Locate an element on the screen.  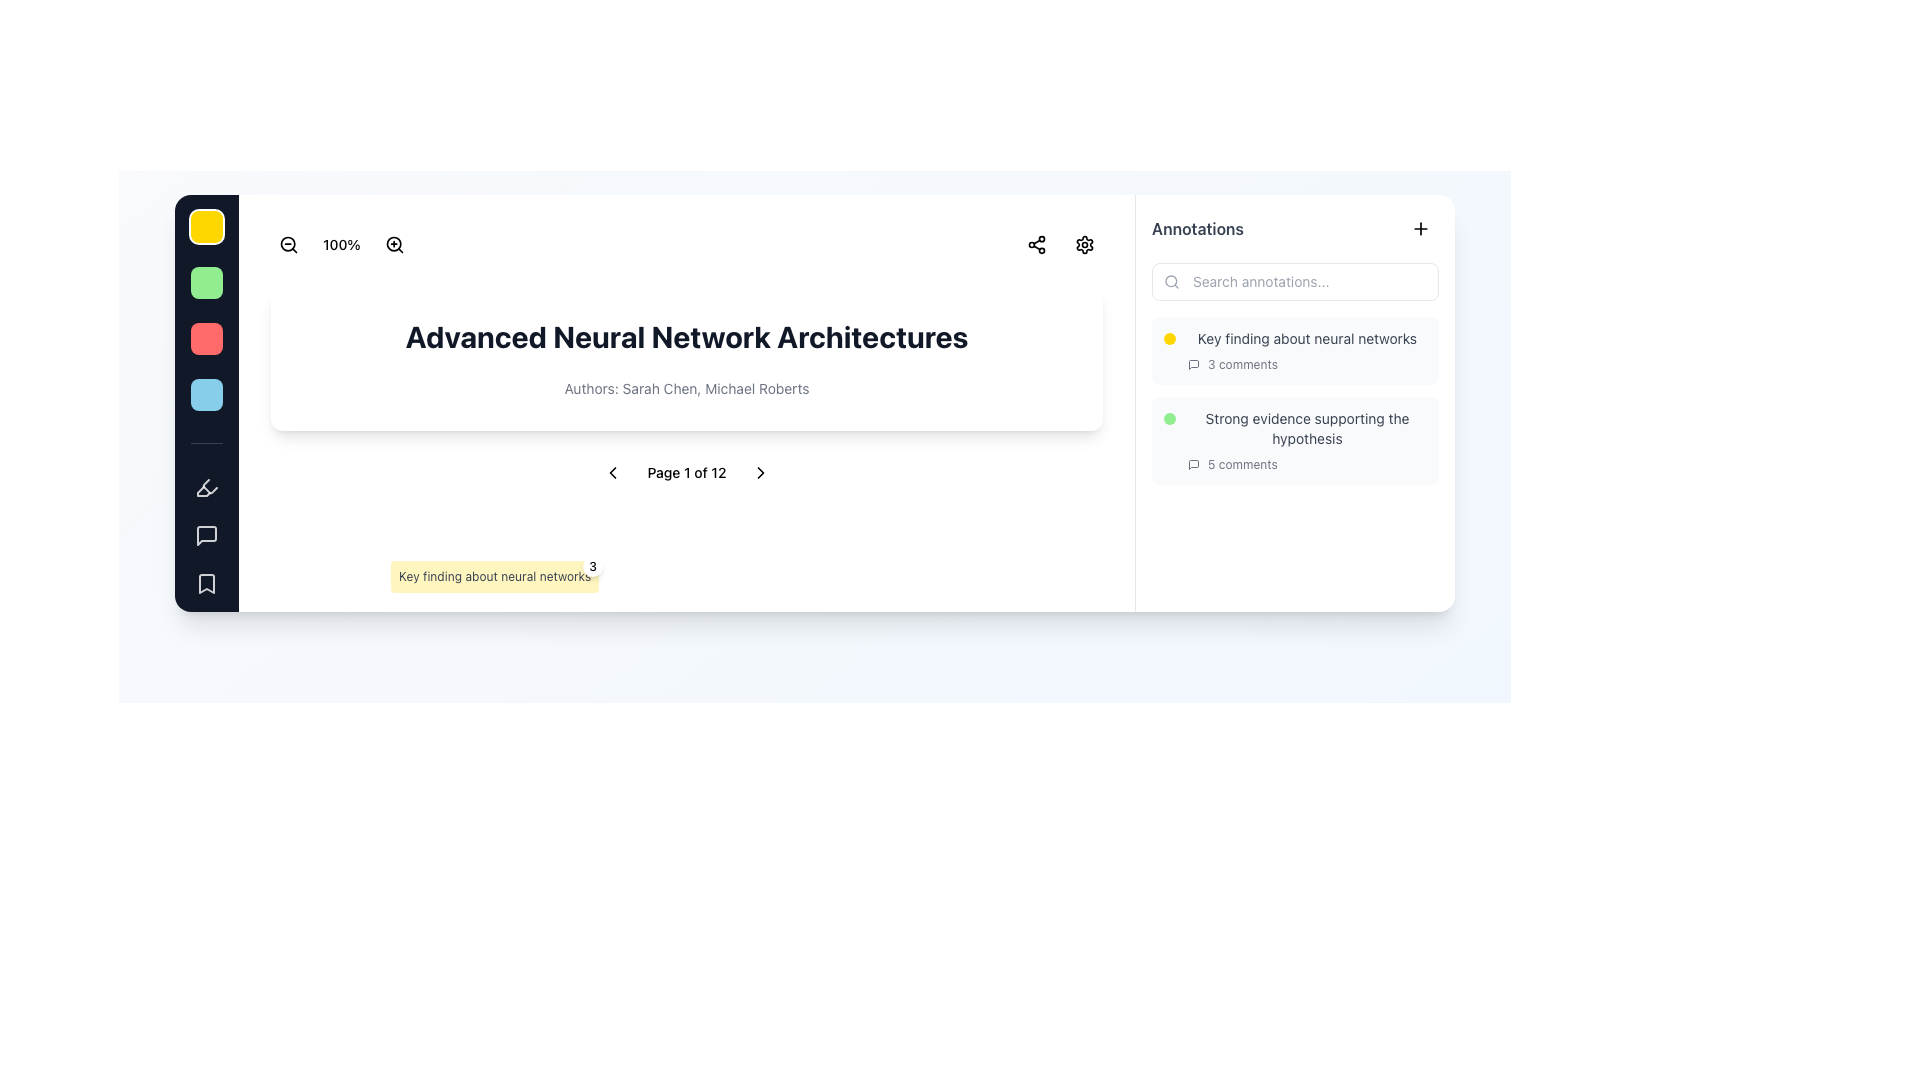
the small circular button with a magnifying glass icon featuring a minus symbol, located in the toolbar at the top left corner of the interface is located at coordinates (287, 244).